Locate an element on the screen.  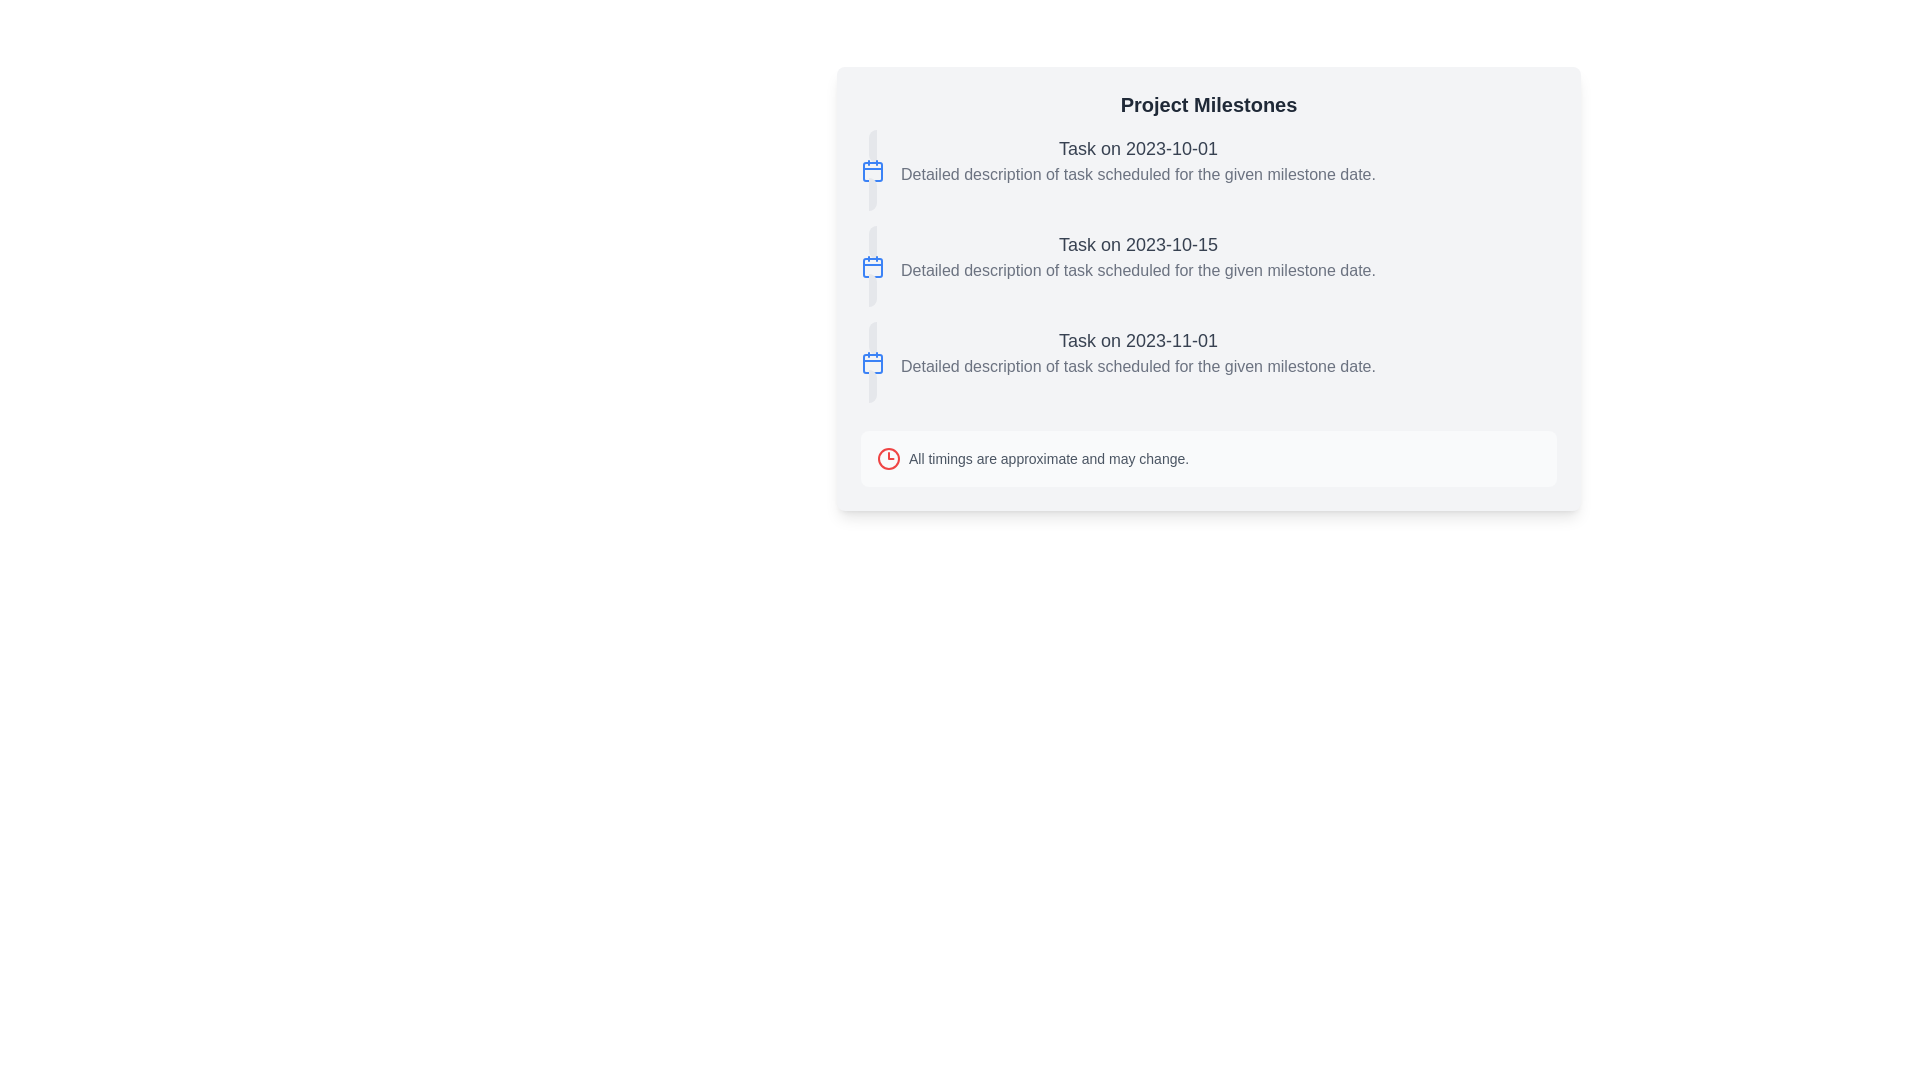
the descriptive Text label element located below the 'Task on 2023-11-01' milestone task for accessibility purposes is located at coordinates (1138, 366).